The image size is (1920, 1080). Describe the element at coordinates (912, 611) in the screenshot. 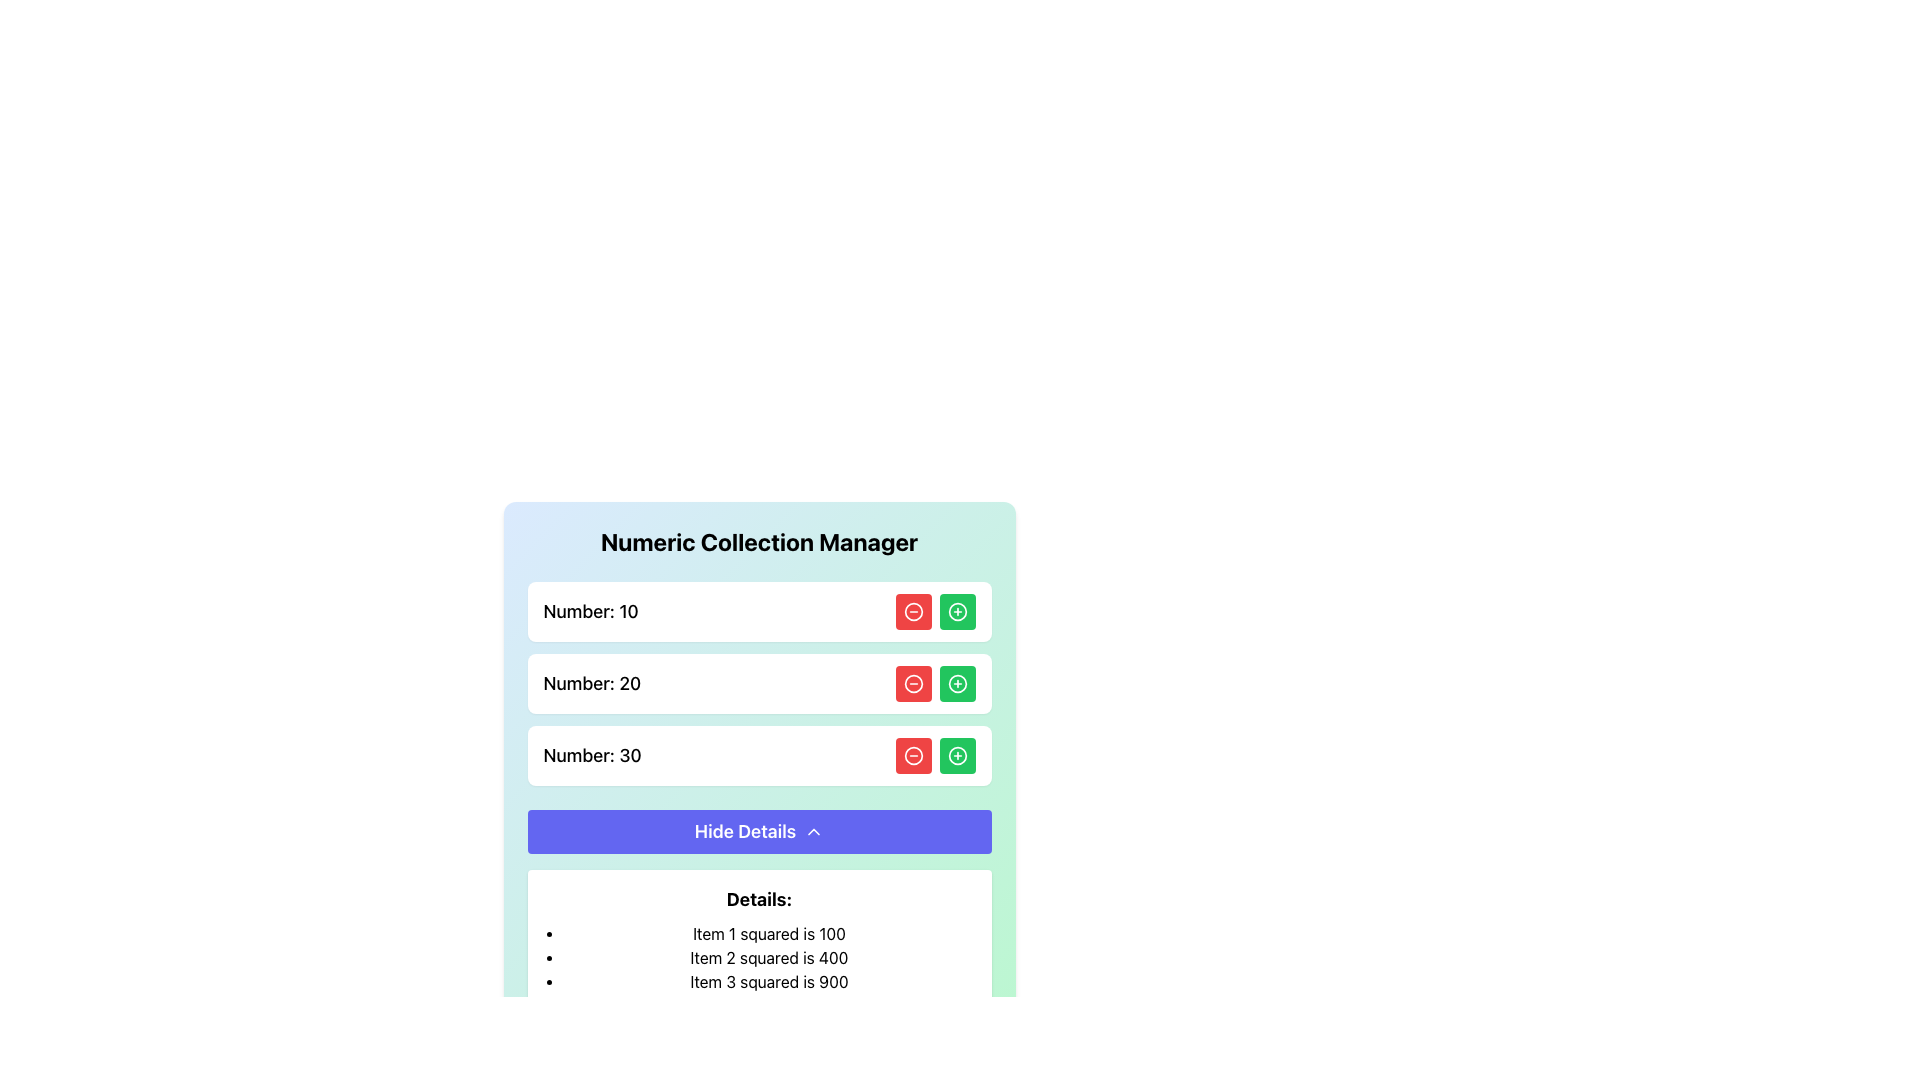

I see `the red circular button with a minus symbol ('-')` at that location.